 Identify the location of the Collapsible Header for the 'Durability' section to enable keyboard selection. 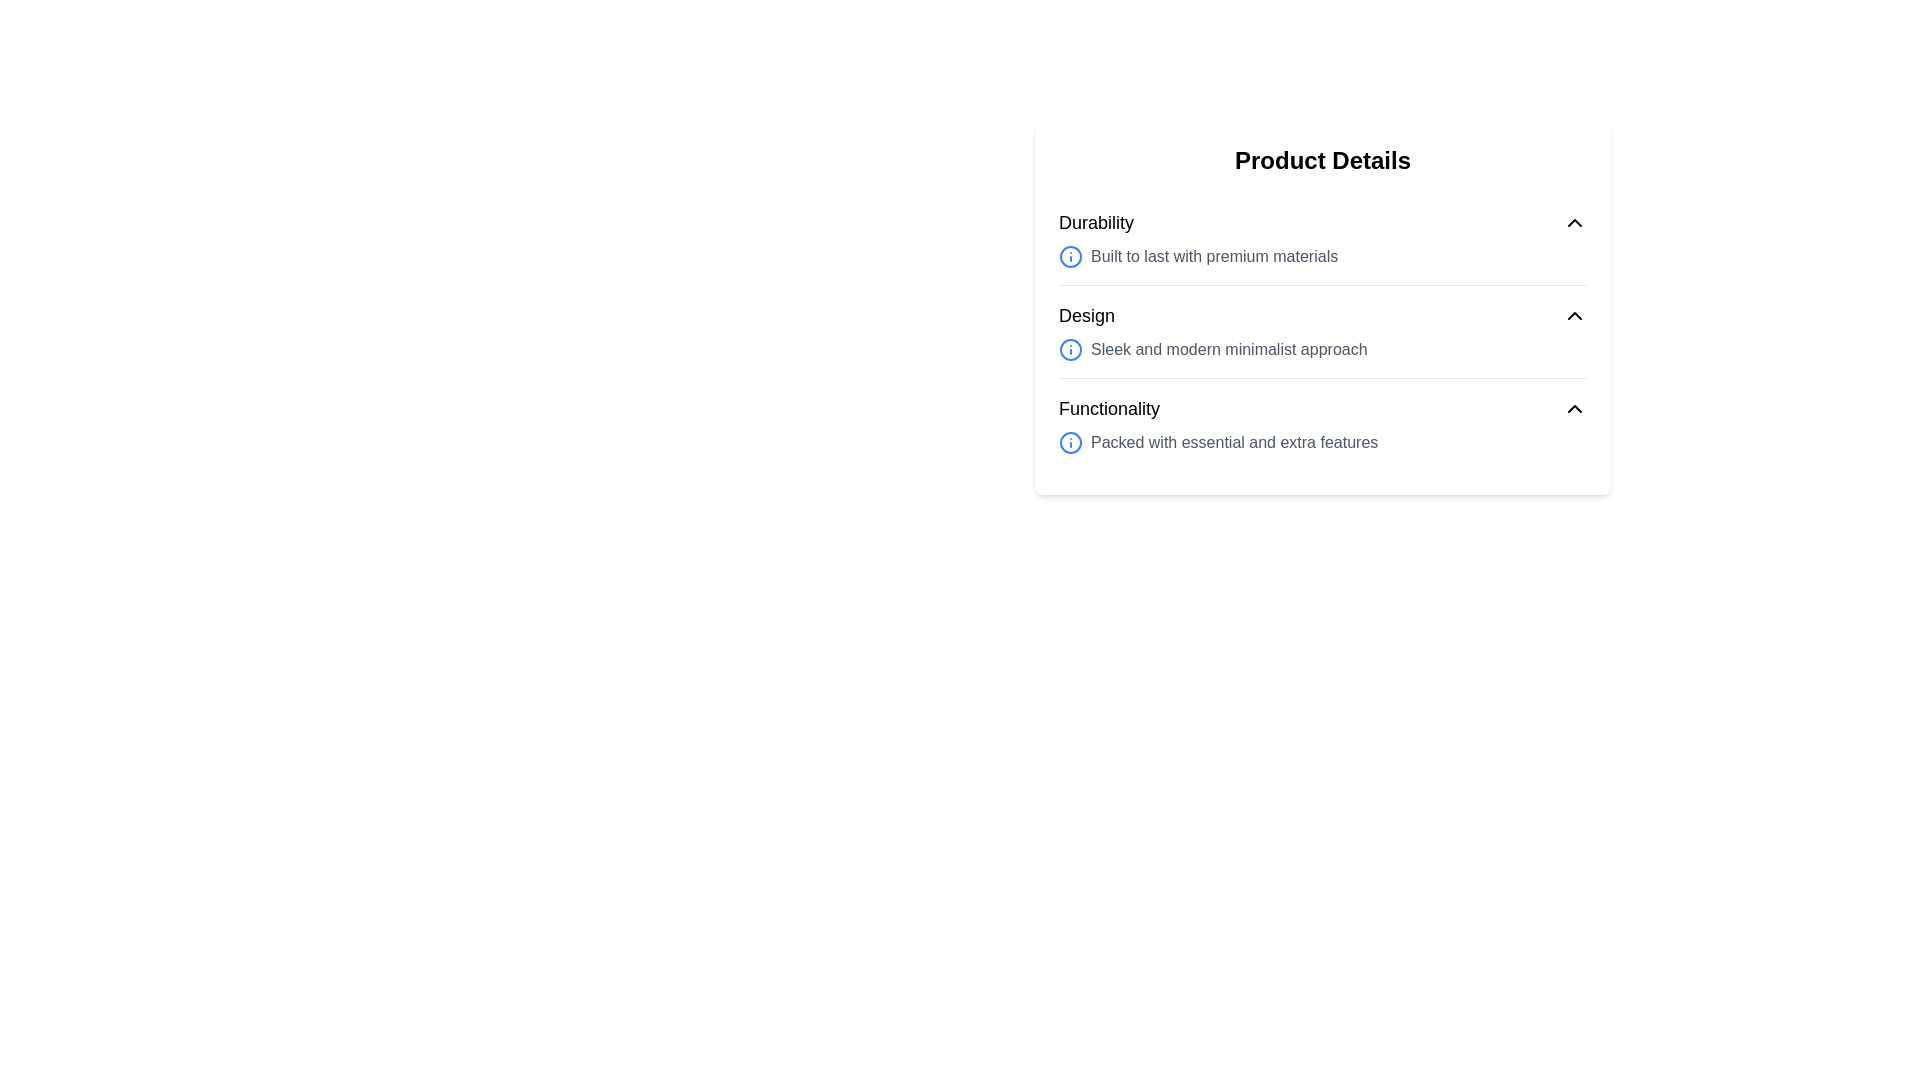
(1323, 223).